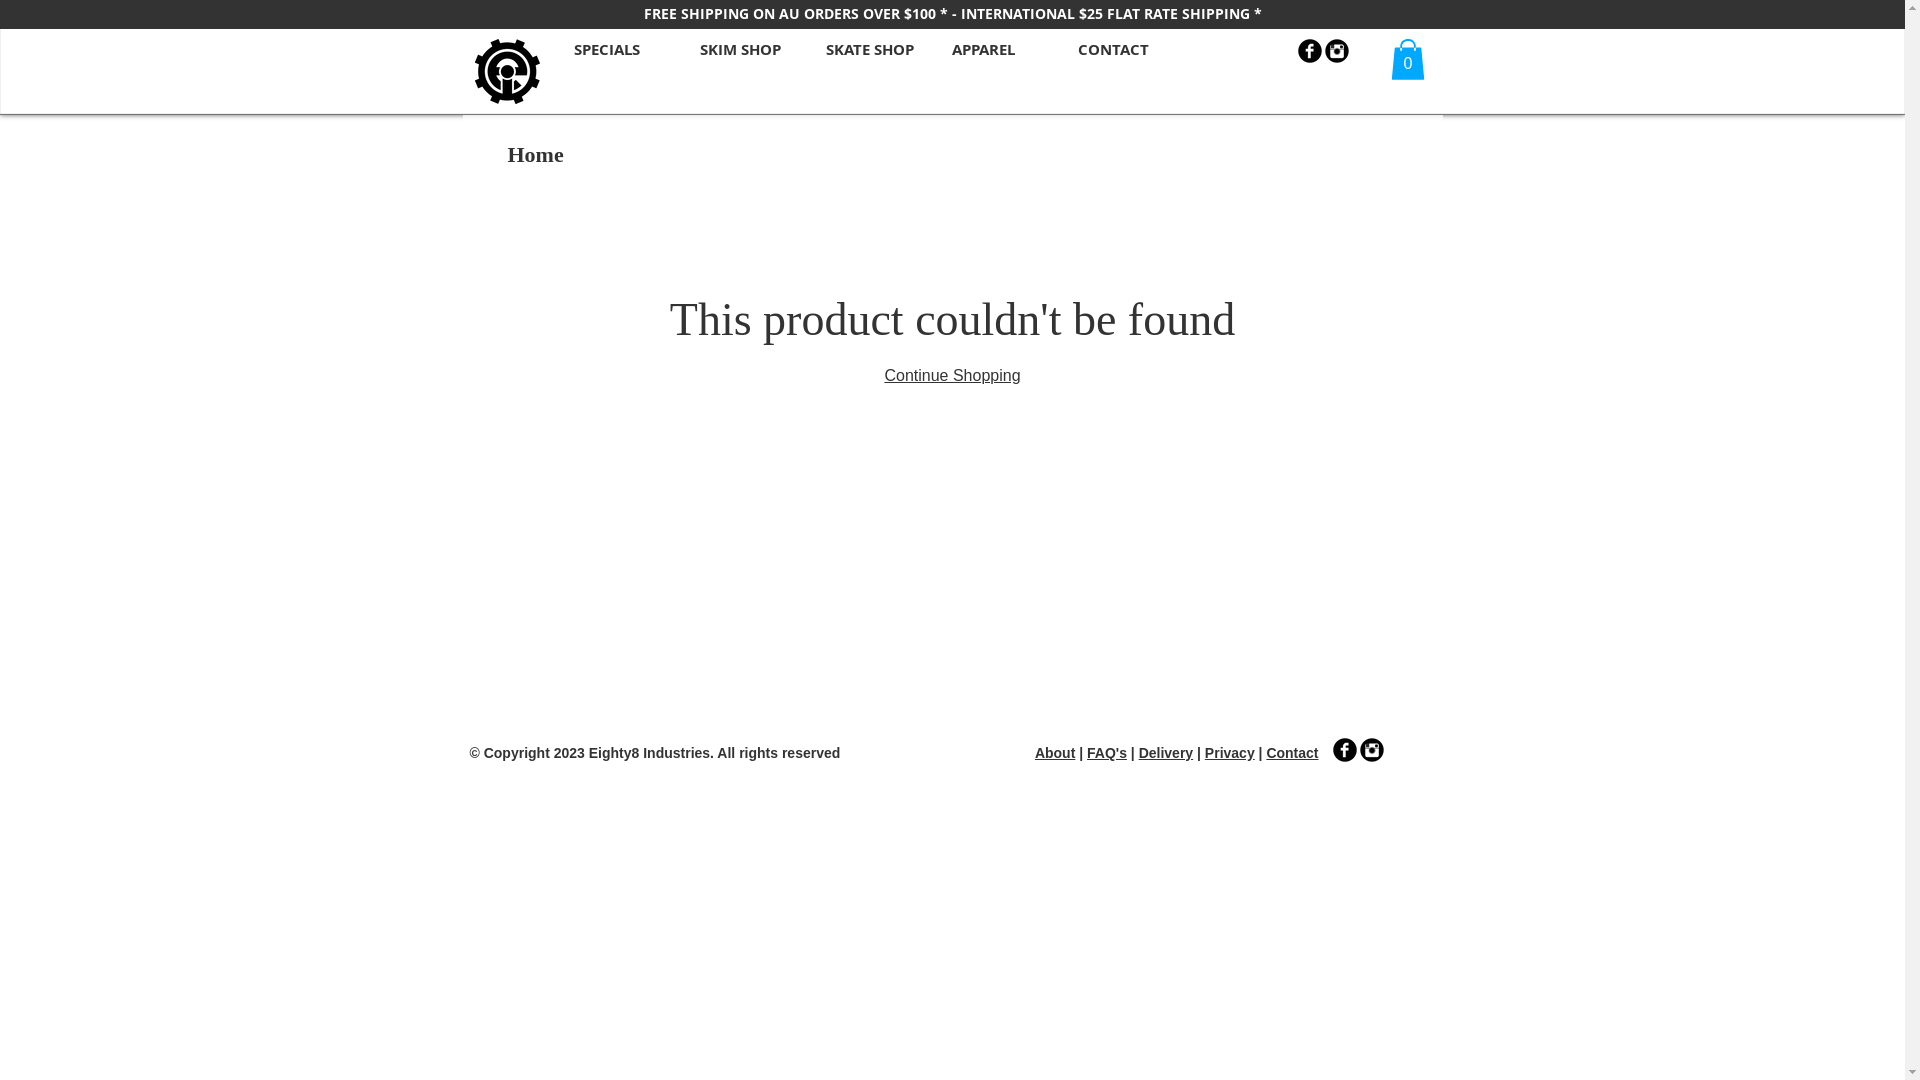 The width and height of the screenshot is (1920, 1080). I want to click on 'Contact', so click(1265, 752).